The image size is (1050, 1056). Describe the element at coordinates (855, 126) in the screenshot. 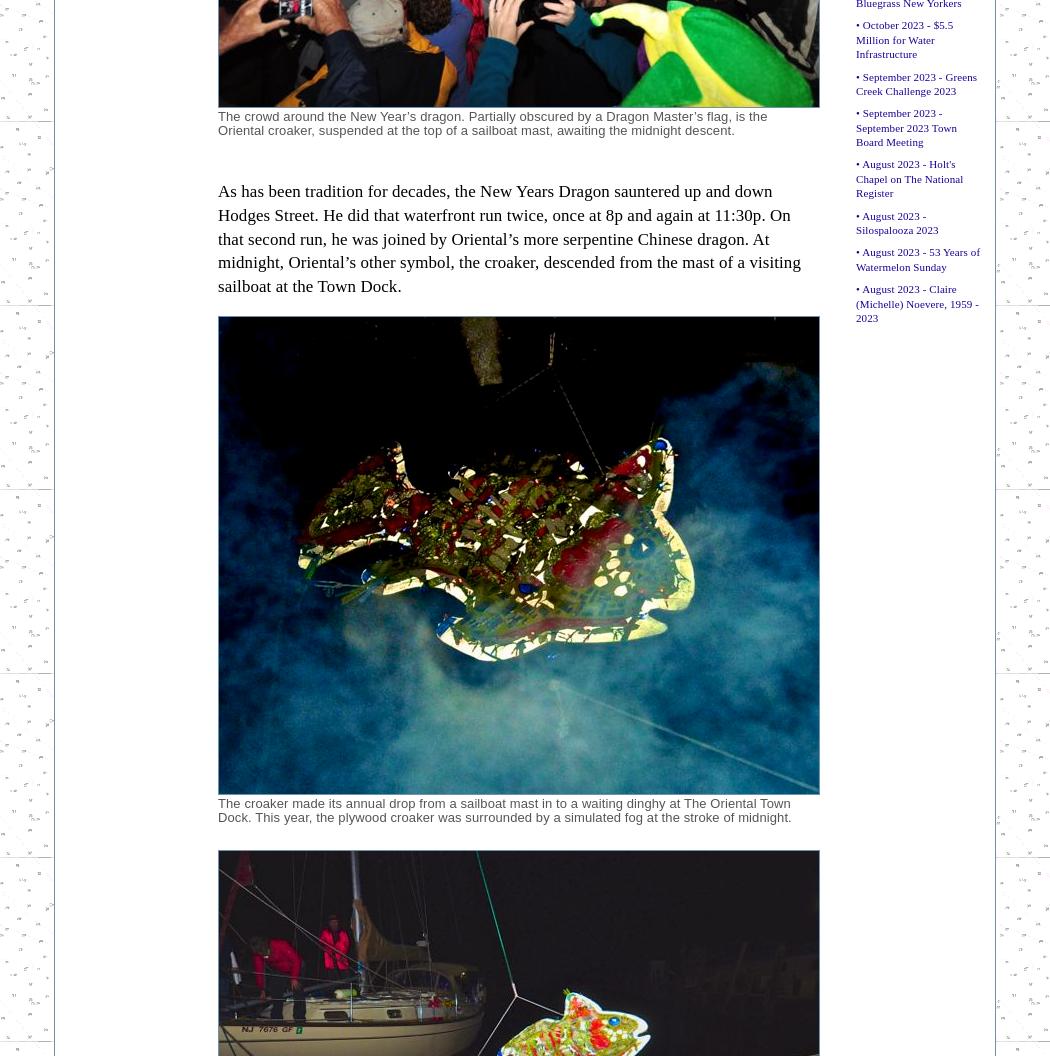

I see `'•  September 2023 - September 2023 Town Board Meeting'` at that location.